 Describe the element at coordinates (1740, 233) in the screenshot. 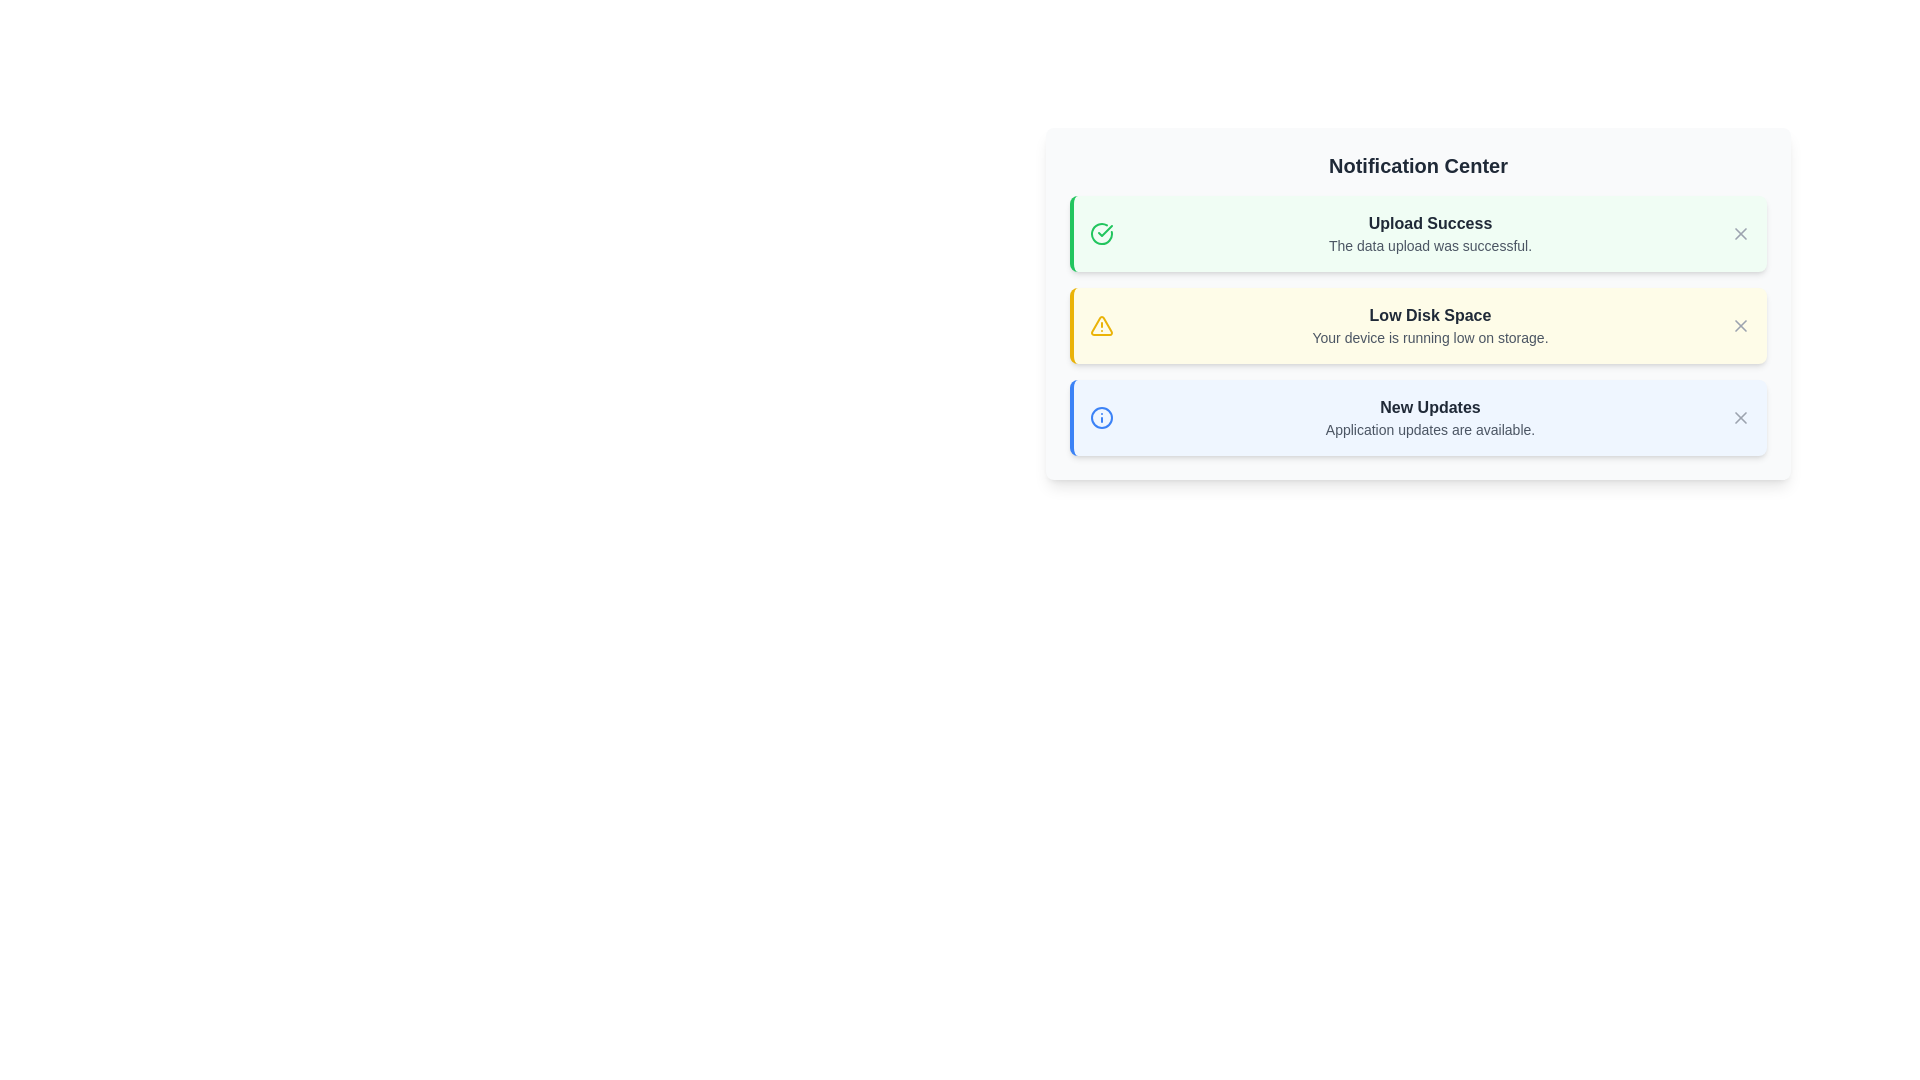

I see `the close button, which is a small square icon with a gray outlined cross symbol, located in the top-right corner of the 'Upload Success' notification card` at that location.